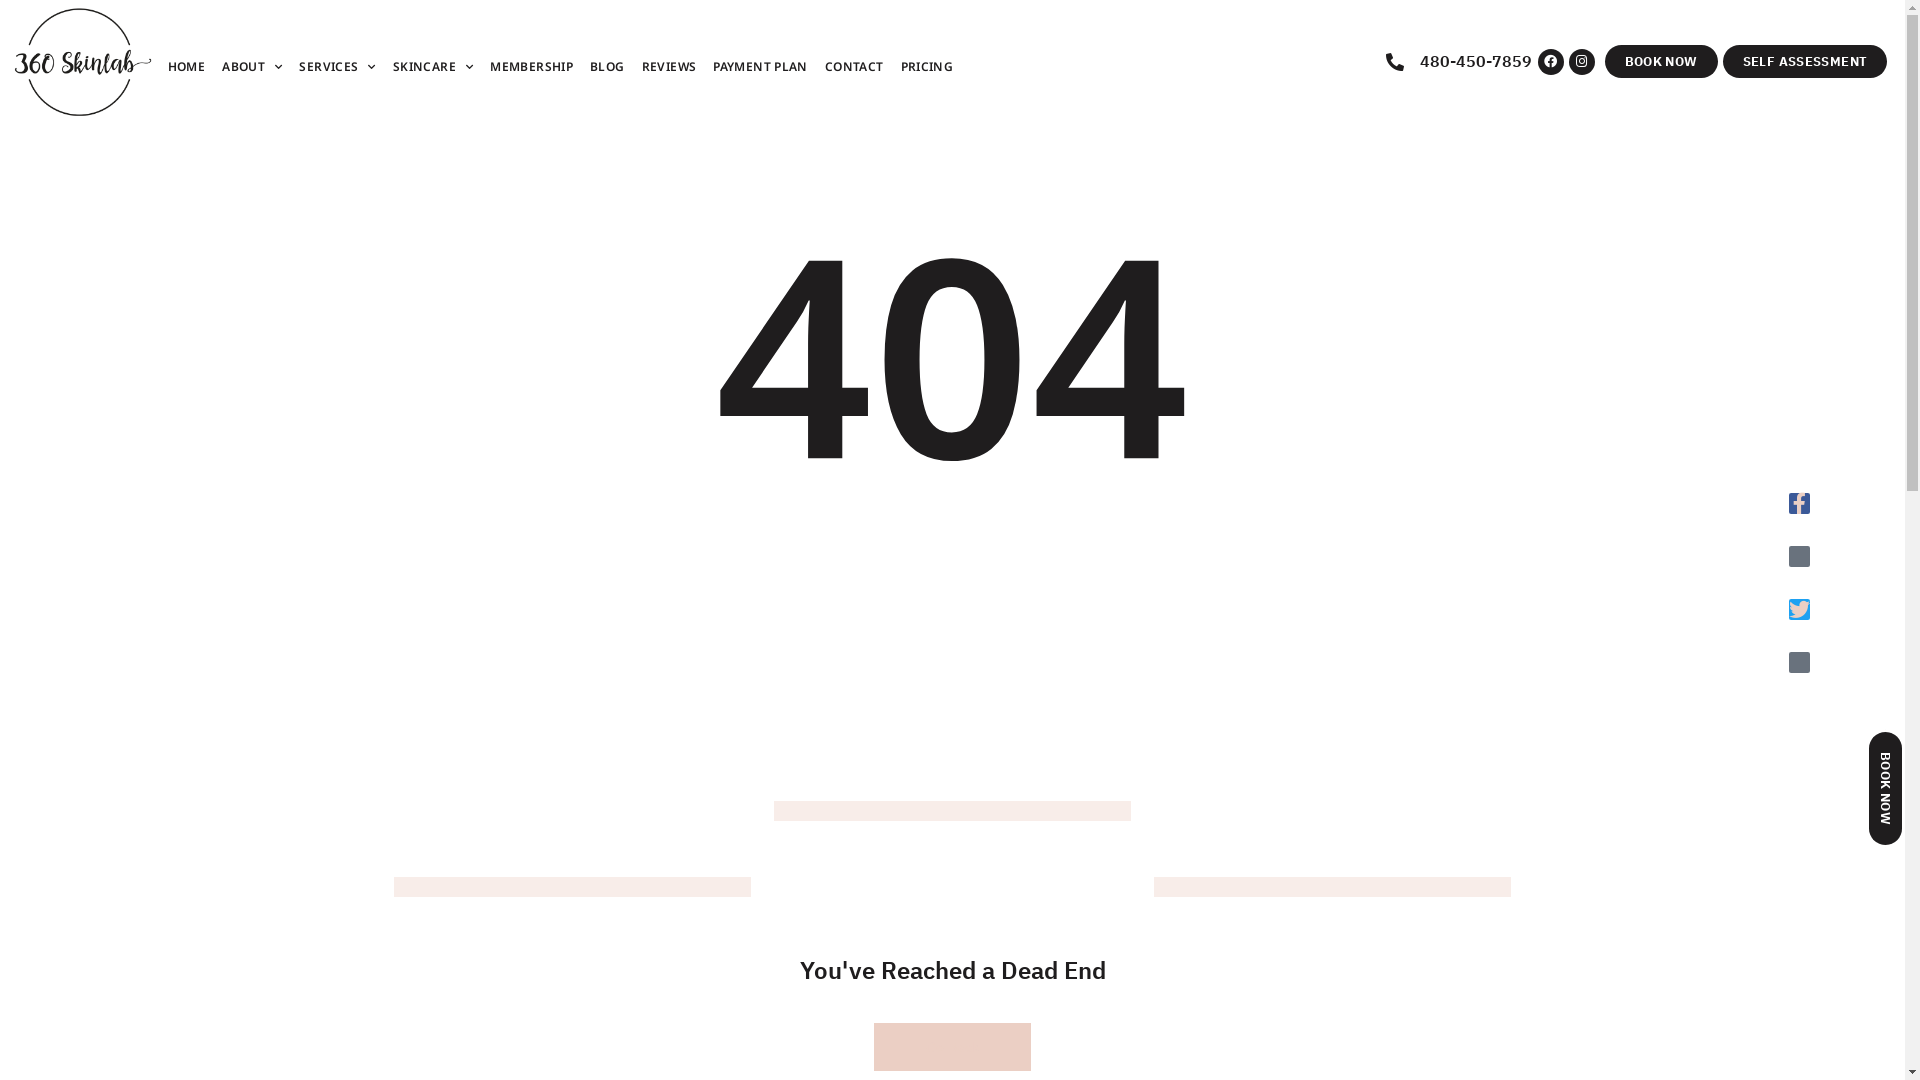 The width and height of the screenshot is (1920, 1080). Describe the element at coordinates (531, 65) in the screenshot. I see `'MEMBERSHIP'` at that location.